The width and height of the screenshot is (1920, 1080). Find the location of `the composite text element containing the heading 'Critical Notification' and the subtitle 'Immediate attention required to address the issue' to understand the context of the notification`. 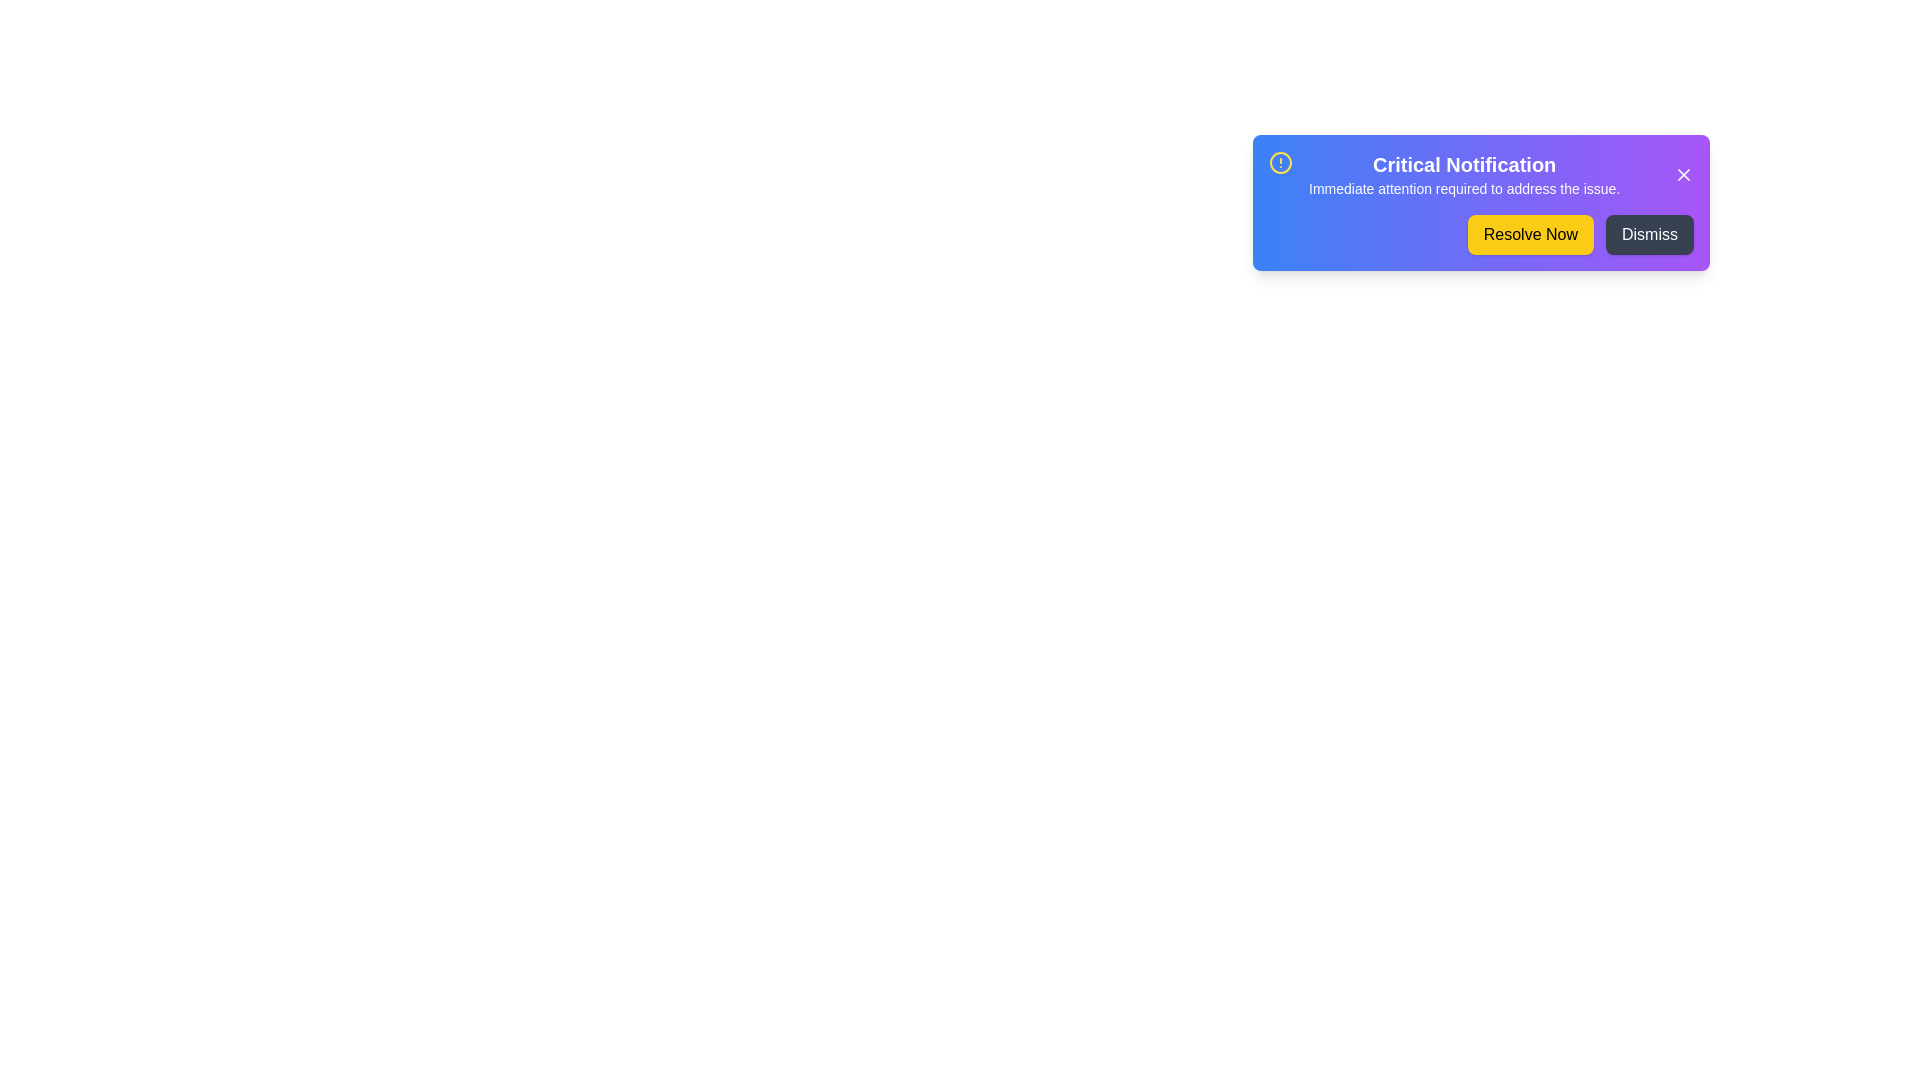

the composite text element containing the heading 'Critical Notification' and the subtitle 'Immediate attention required to address the issue' to understand the context of the notification is located at coordinates (1464, 173).